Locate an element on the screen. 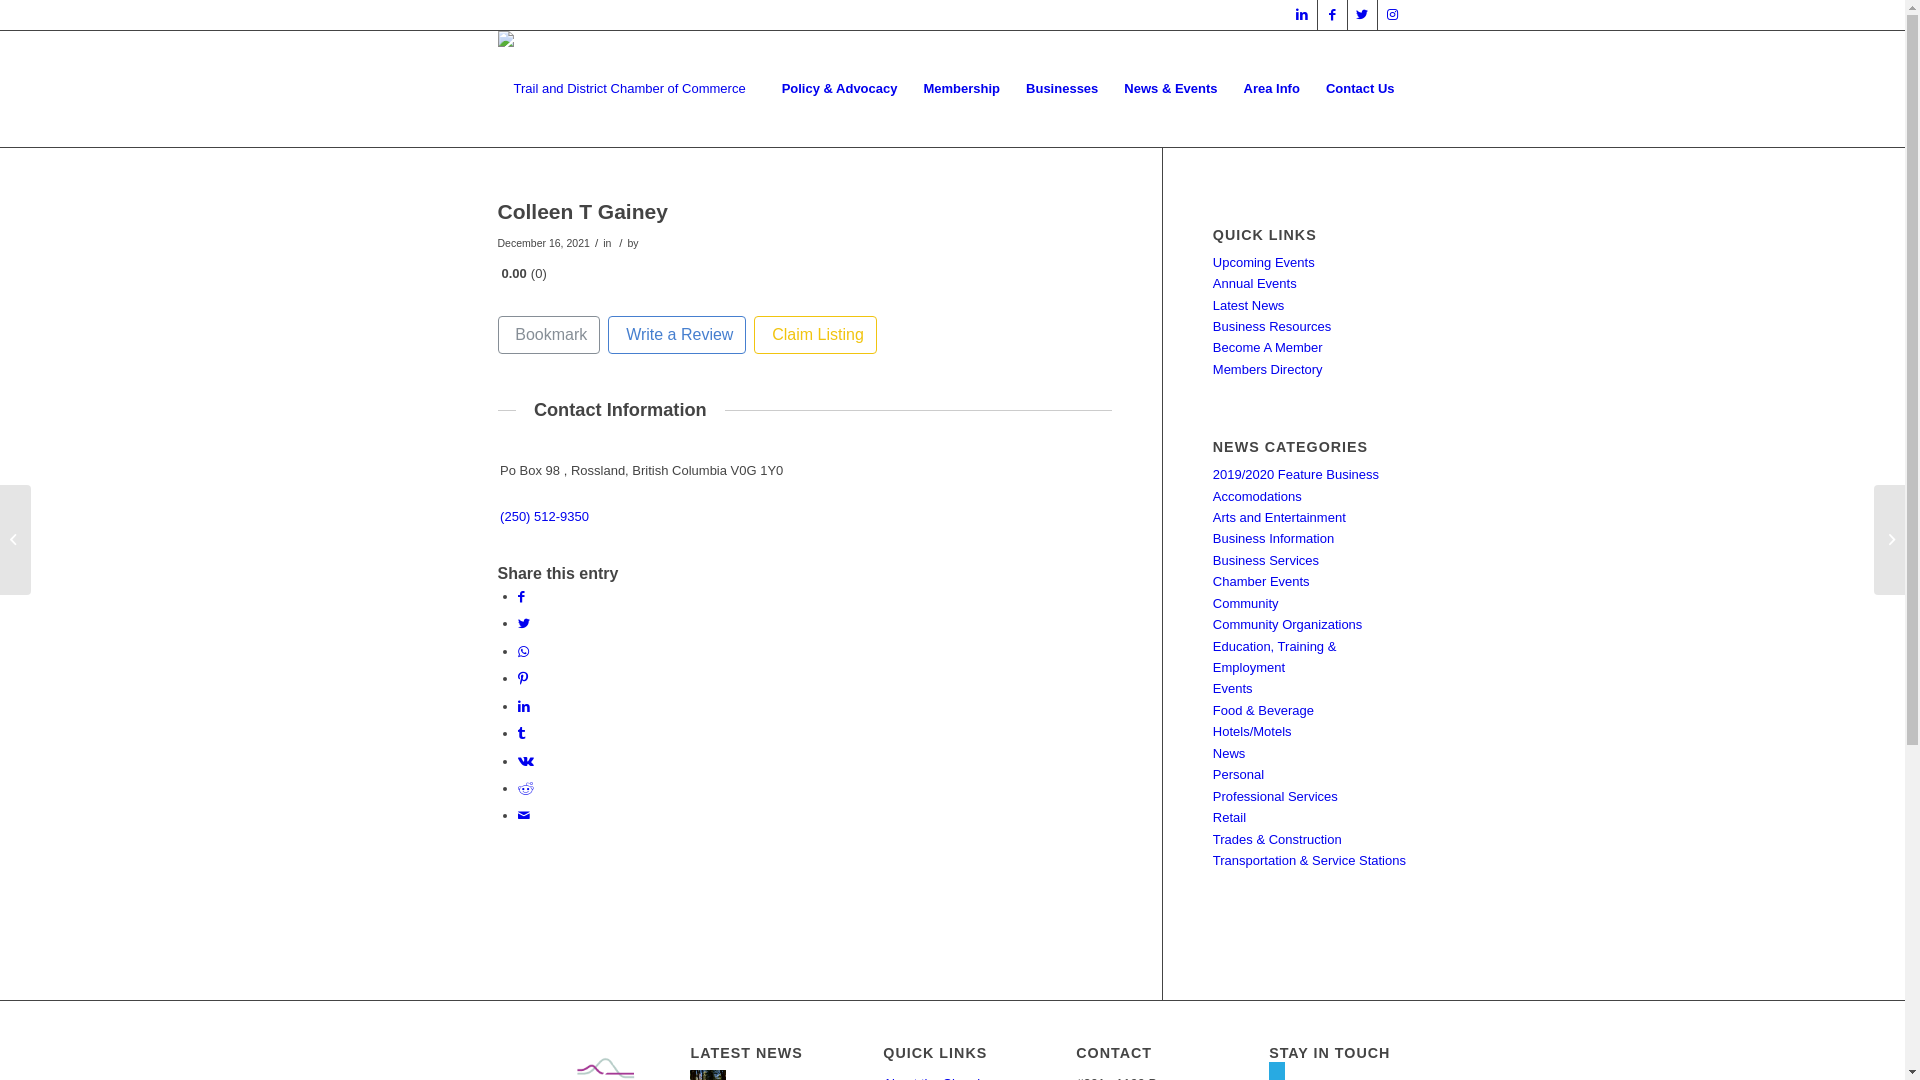 This screenshot has width=1920, height=1080. 'Bookmark' is located at coordinates (498, 334).